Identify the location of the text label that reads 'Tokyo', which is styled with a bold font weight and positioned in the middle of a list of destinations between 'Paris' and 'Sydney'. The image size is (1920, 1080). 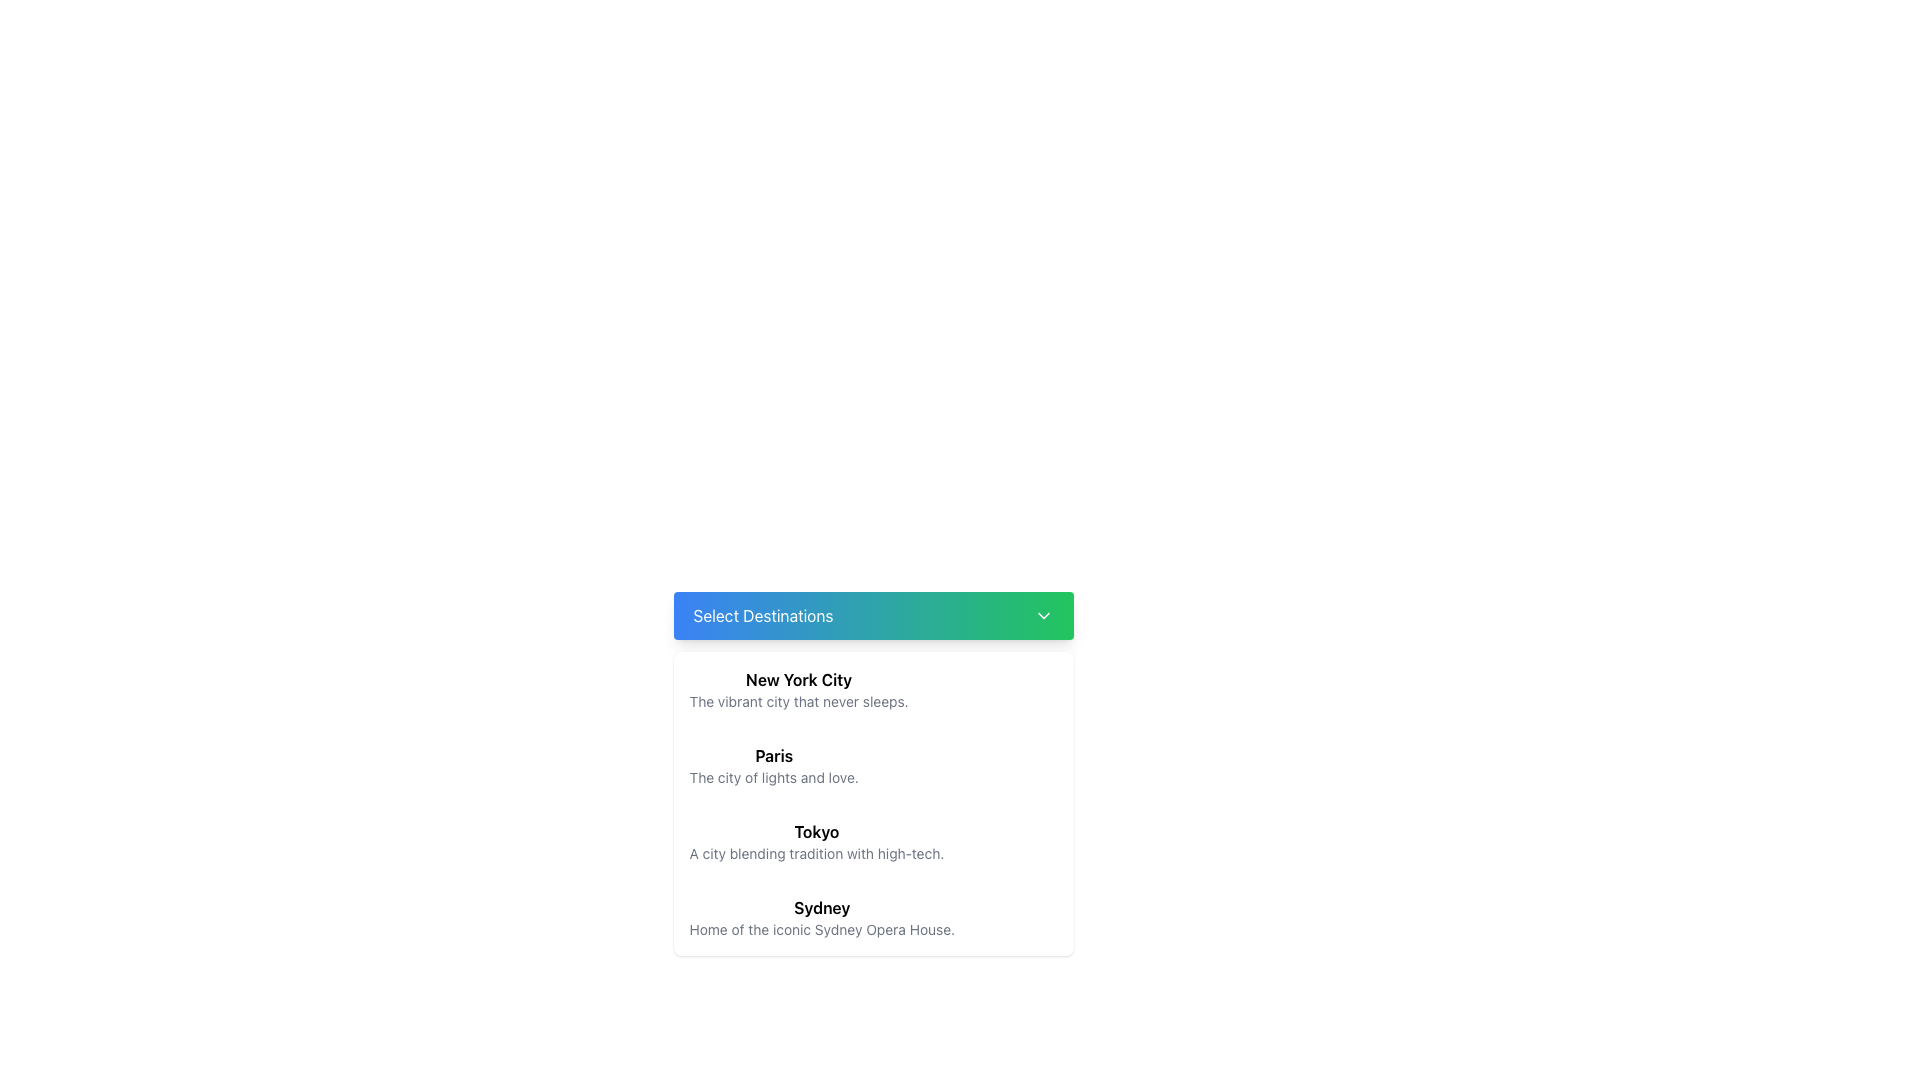
(816, 832).